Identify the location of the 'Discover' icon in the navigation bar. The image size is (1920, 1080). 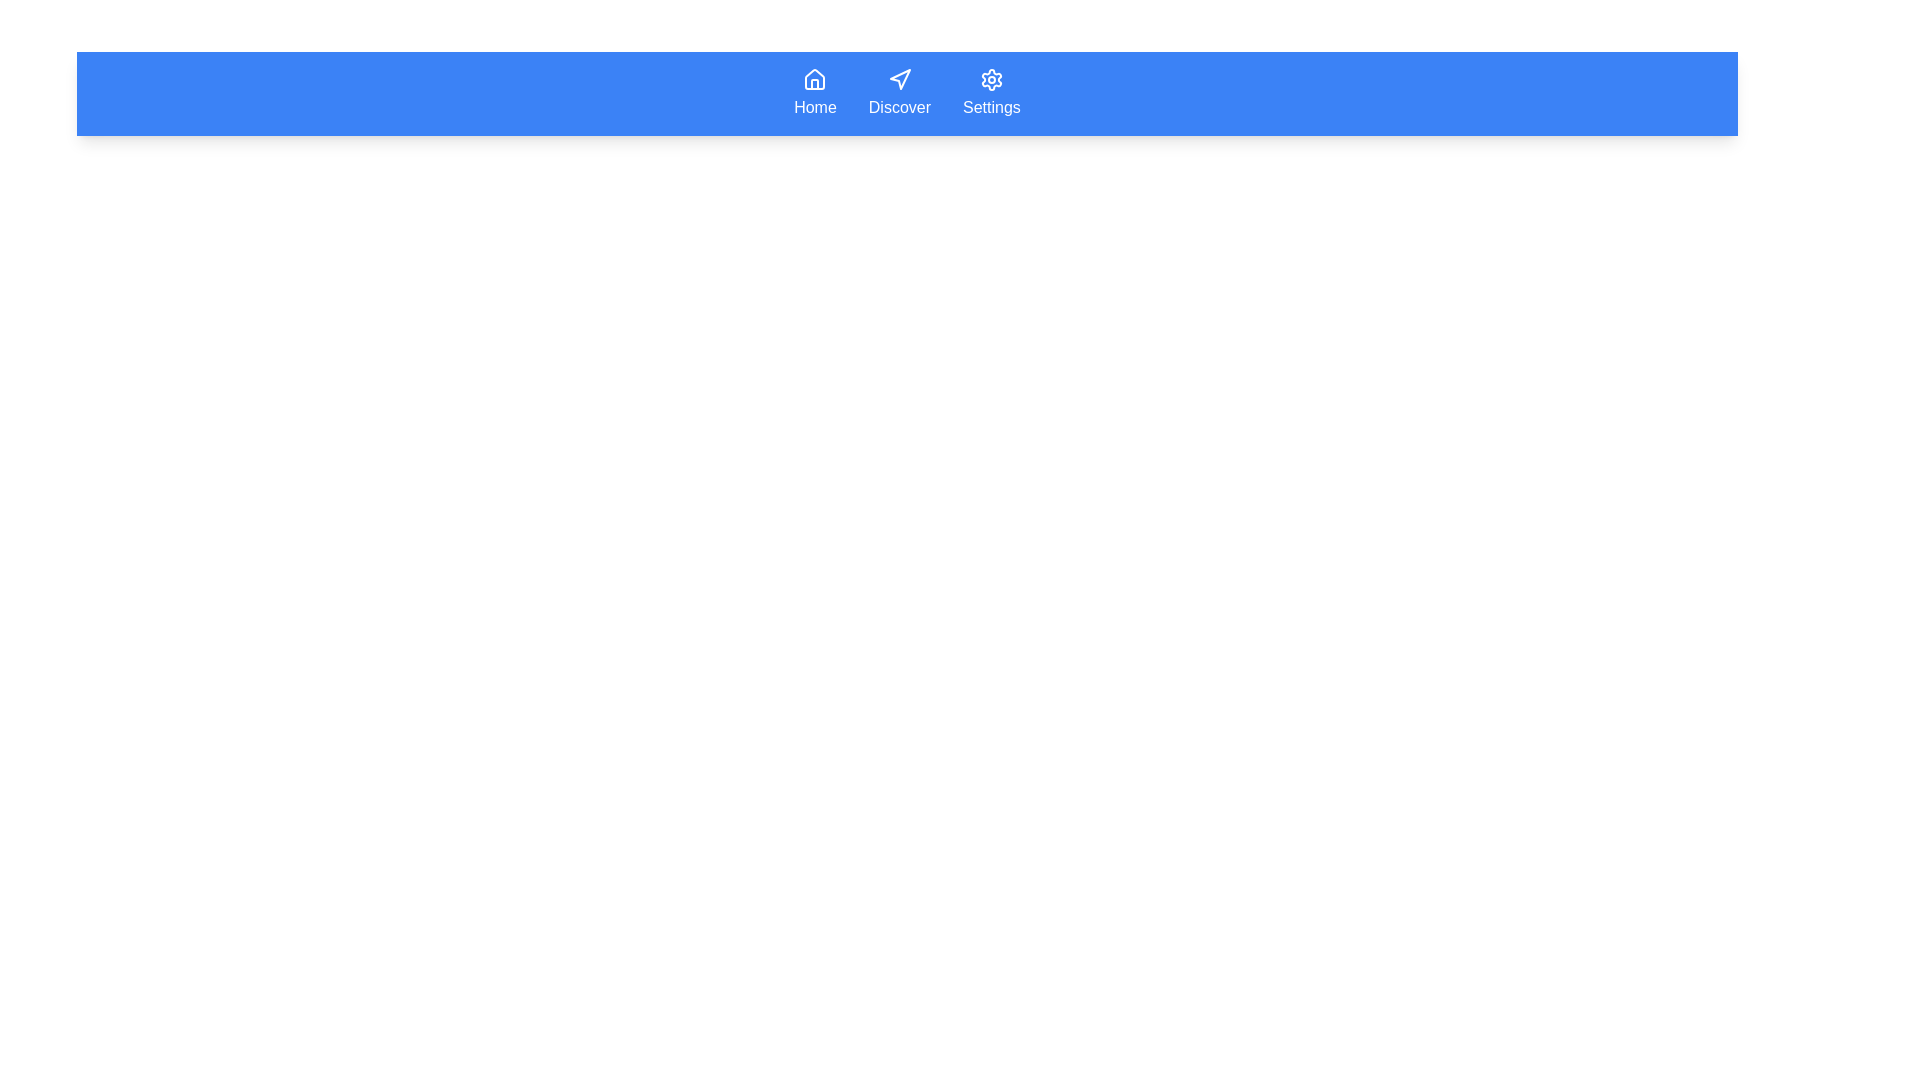
(899, 78).